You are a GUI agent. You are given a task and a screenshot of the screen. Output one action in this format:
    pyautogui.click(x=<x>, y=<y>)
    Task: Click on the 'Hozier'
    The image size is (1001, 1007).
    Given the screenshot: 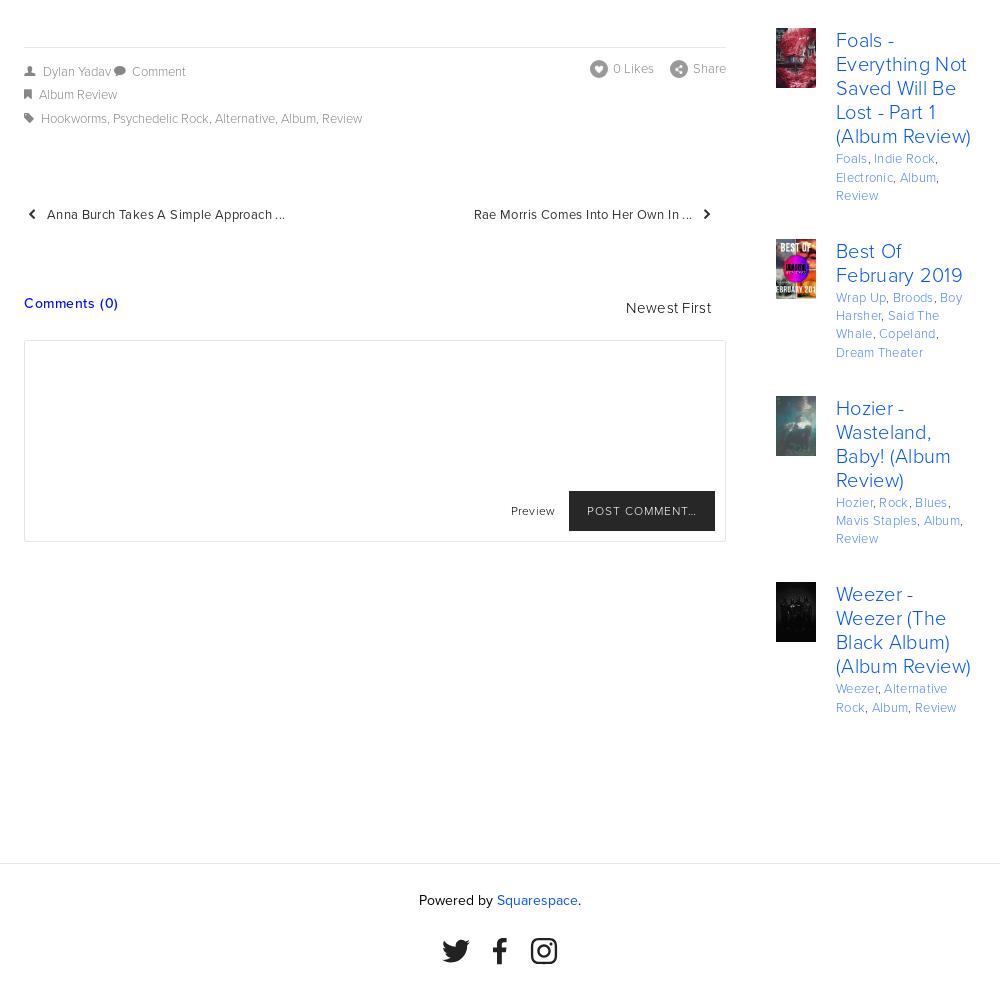 What is the action you would take?
    pyautogui.click(x=852, y=501)
    